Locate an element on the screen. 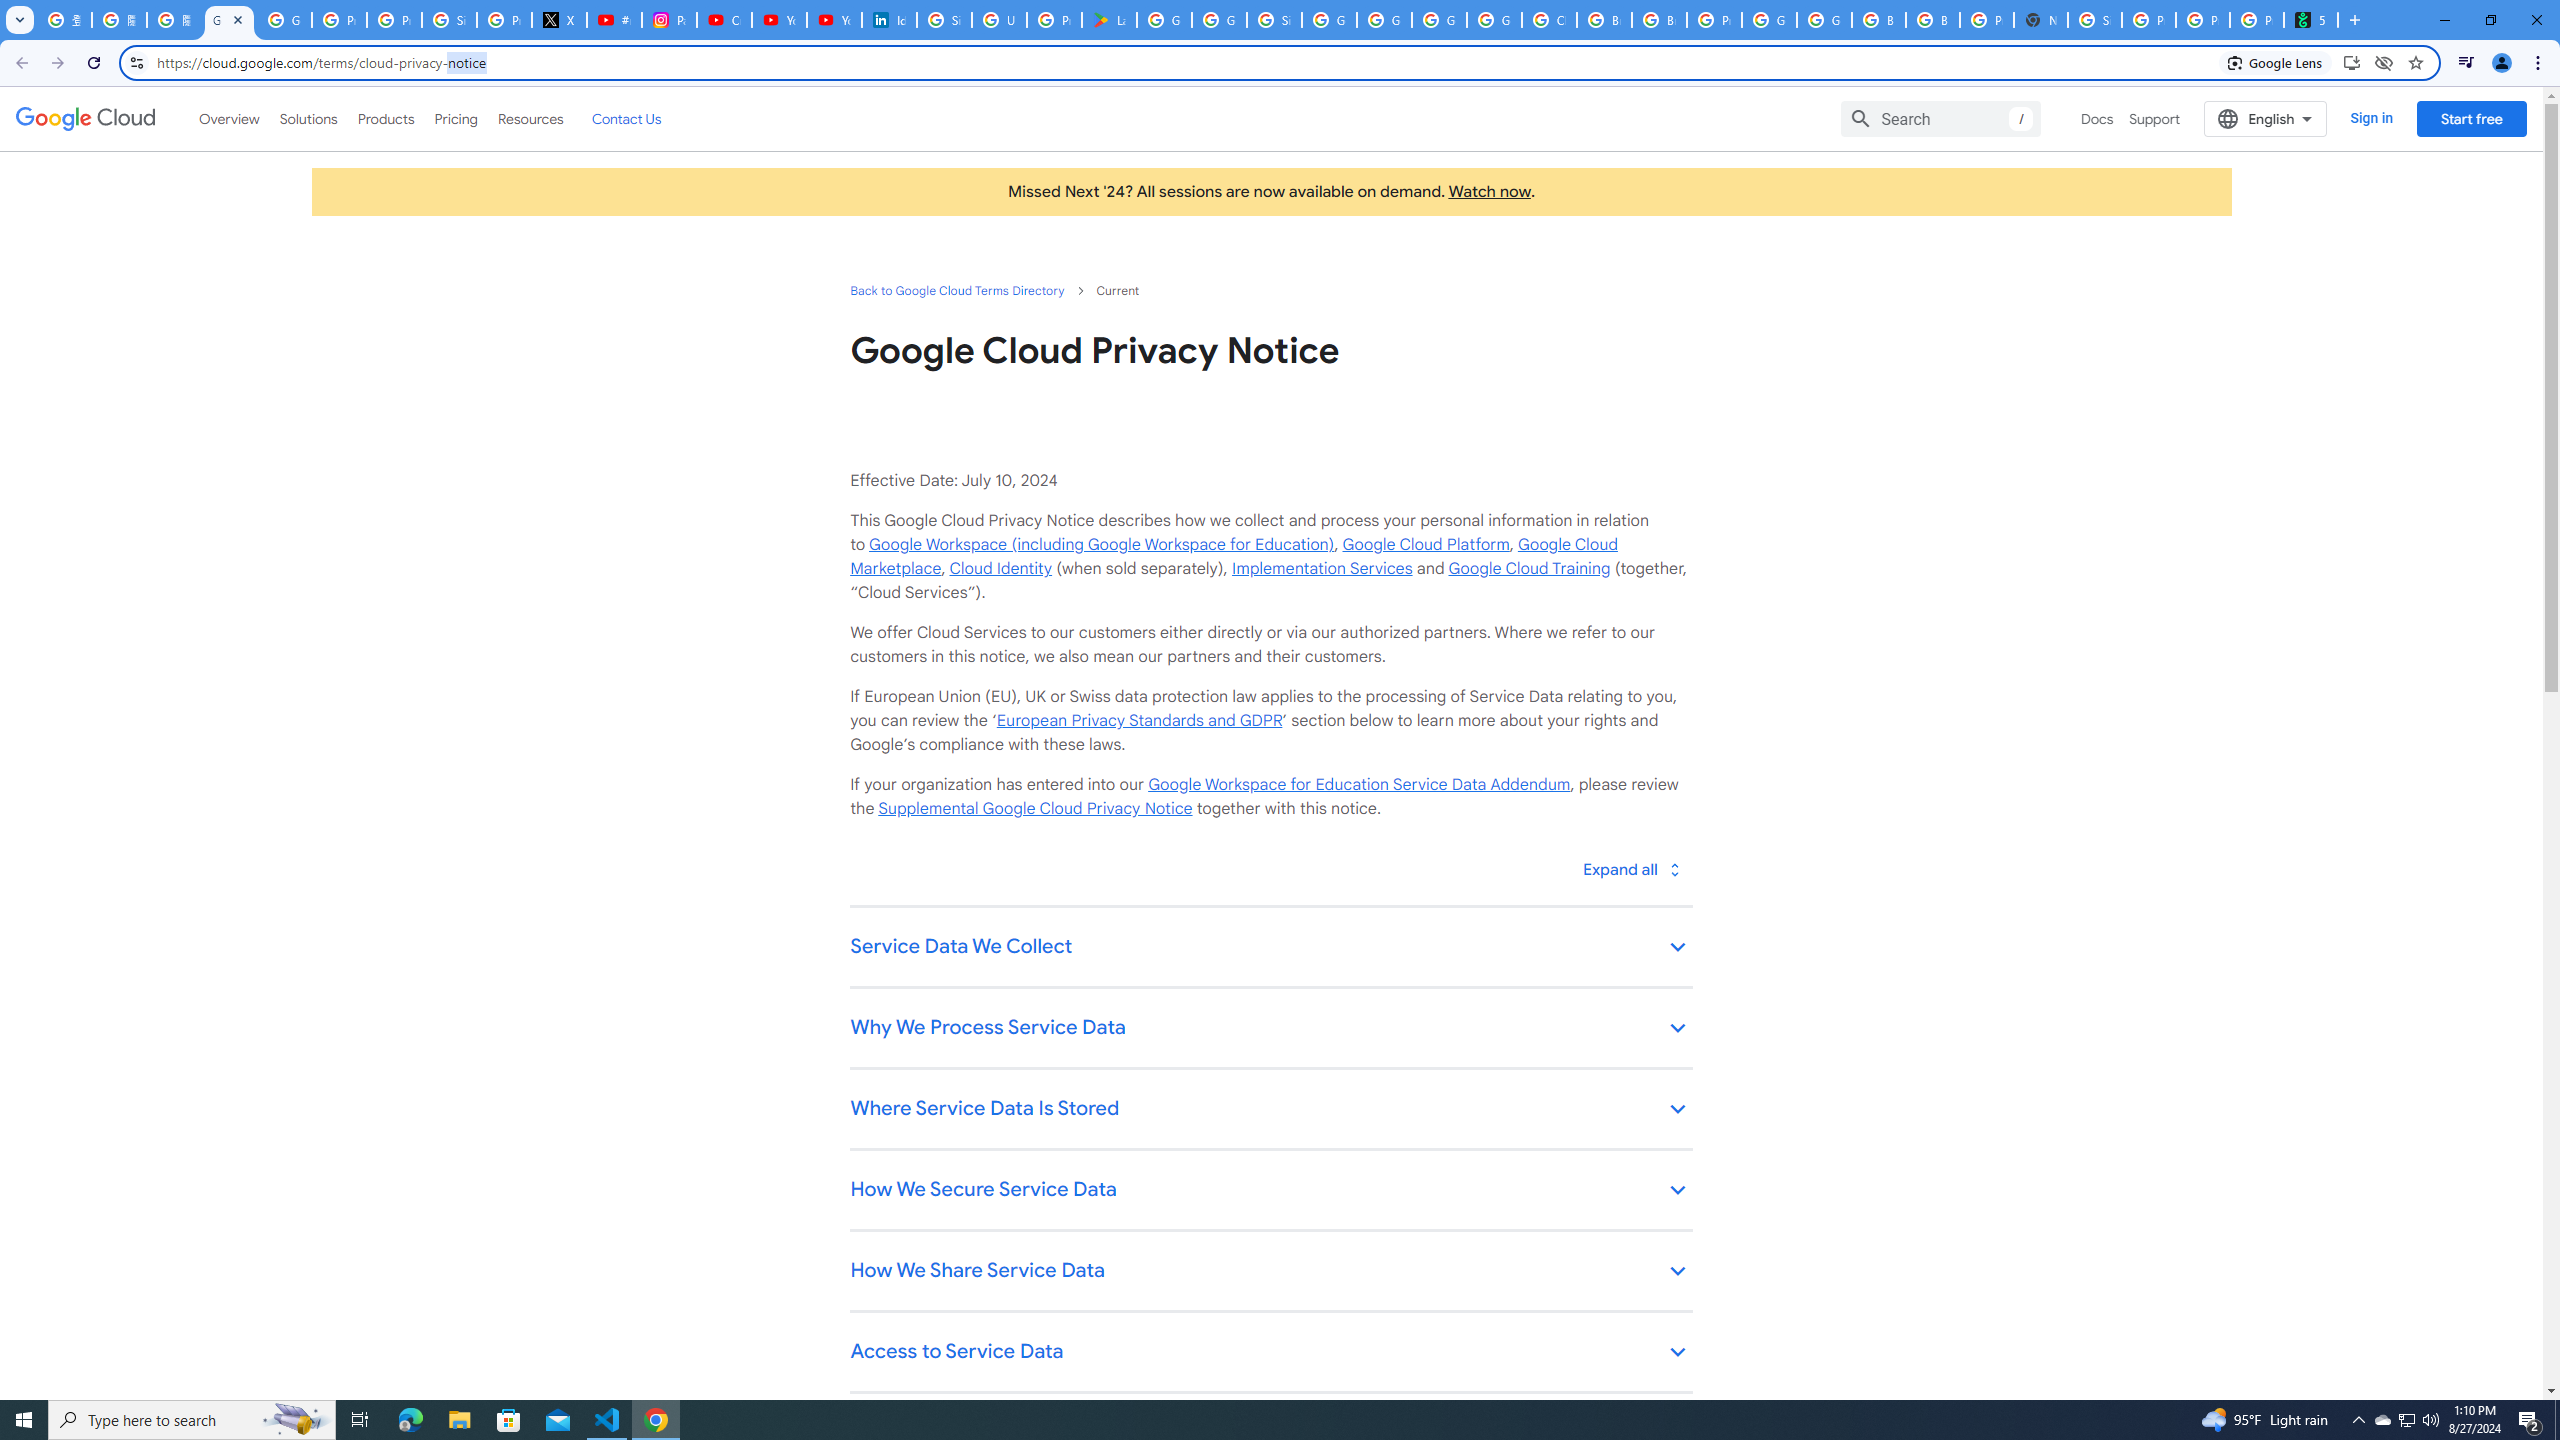 Image resolution: width=2560 pixels, height=1440 pixels. 'Install Google Cloud' is located at coordinates (2351, 61).